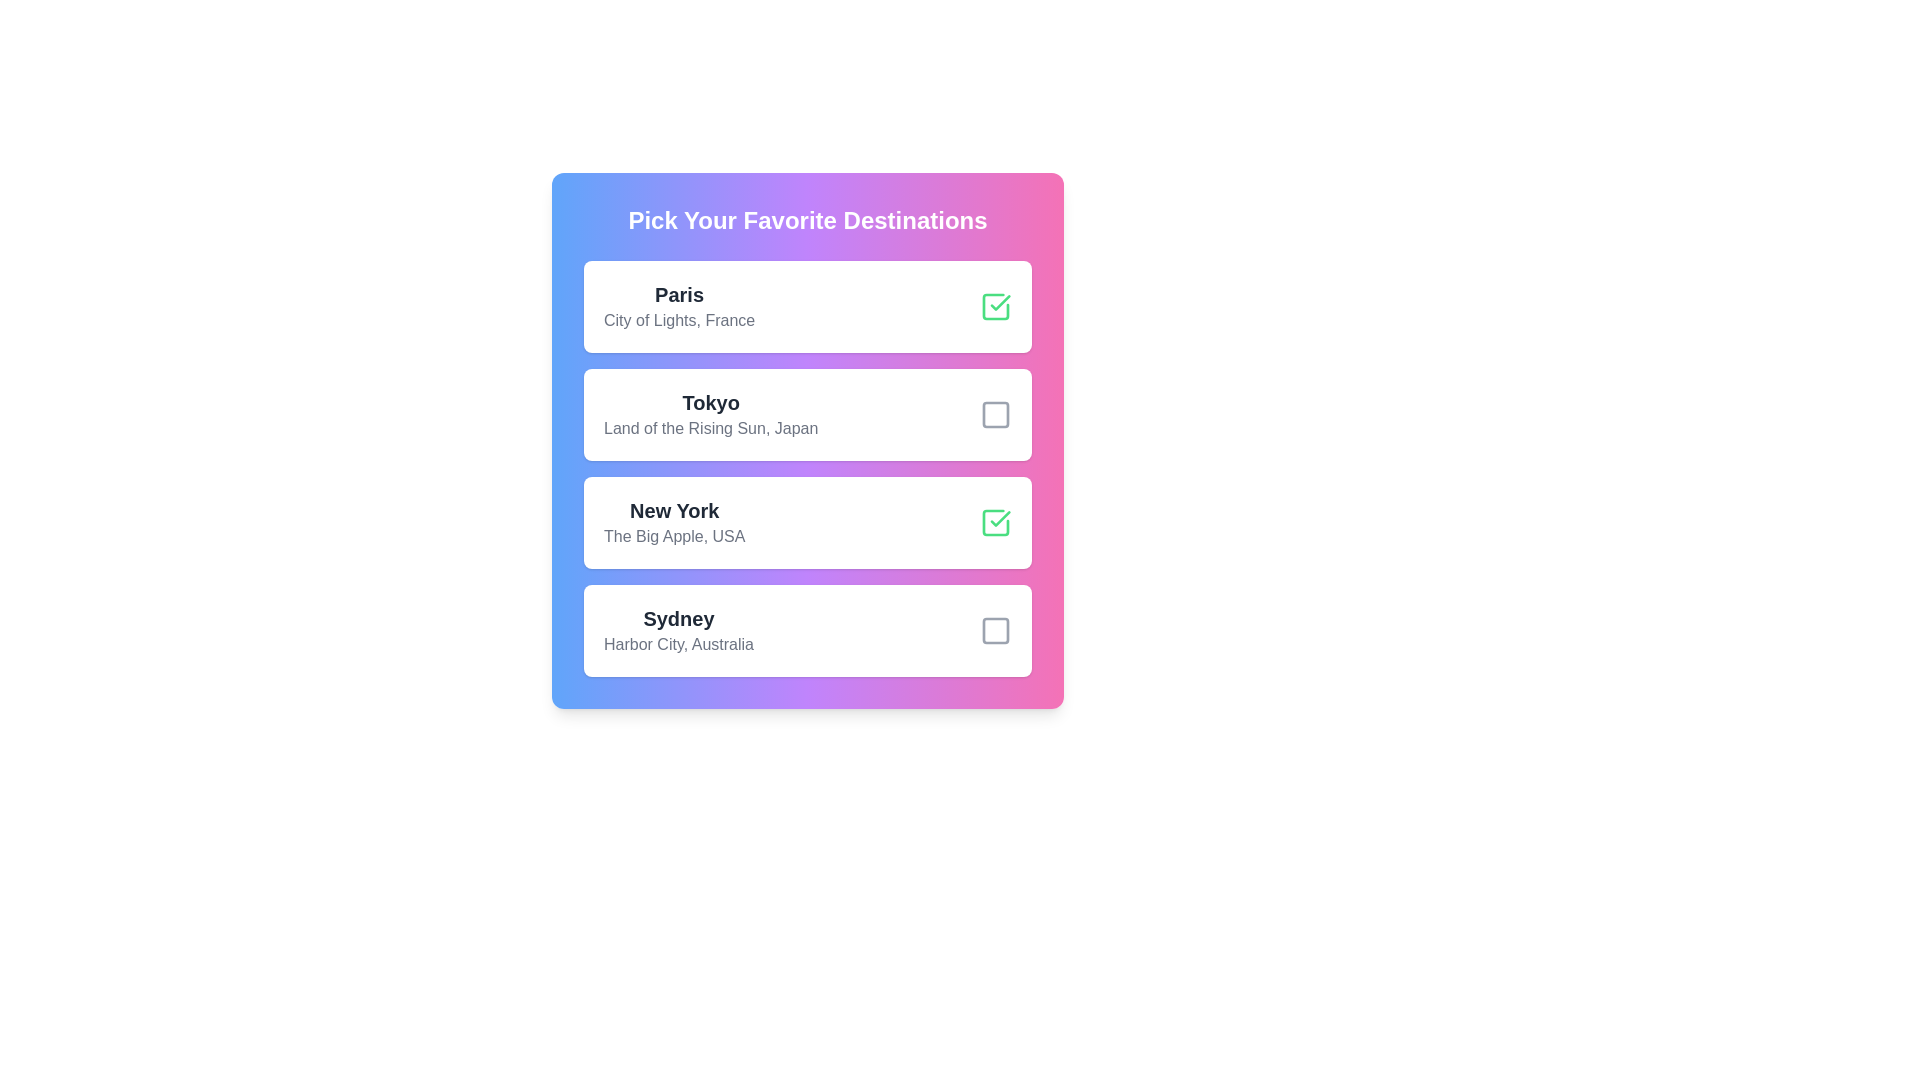 The image size is (1920, 1080). I want to click on the destination Tokyo, so click(996, 414).